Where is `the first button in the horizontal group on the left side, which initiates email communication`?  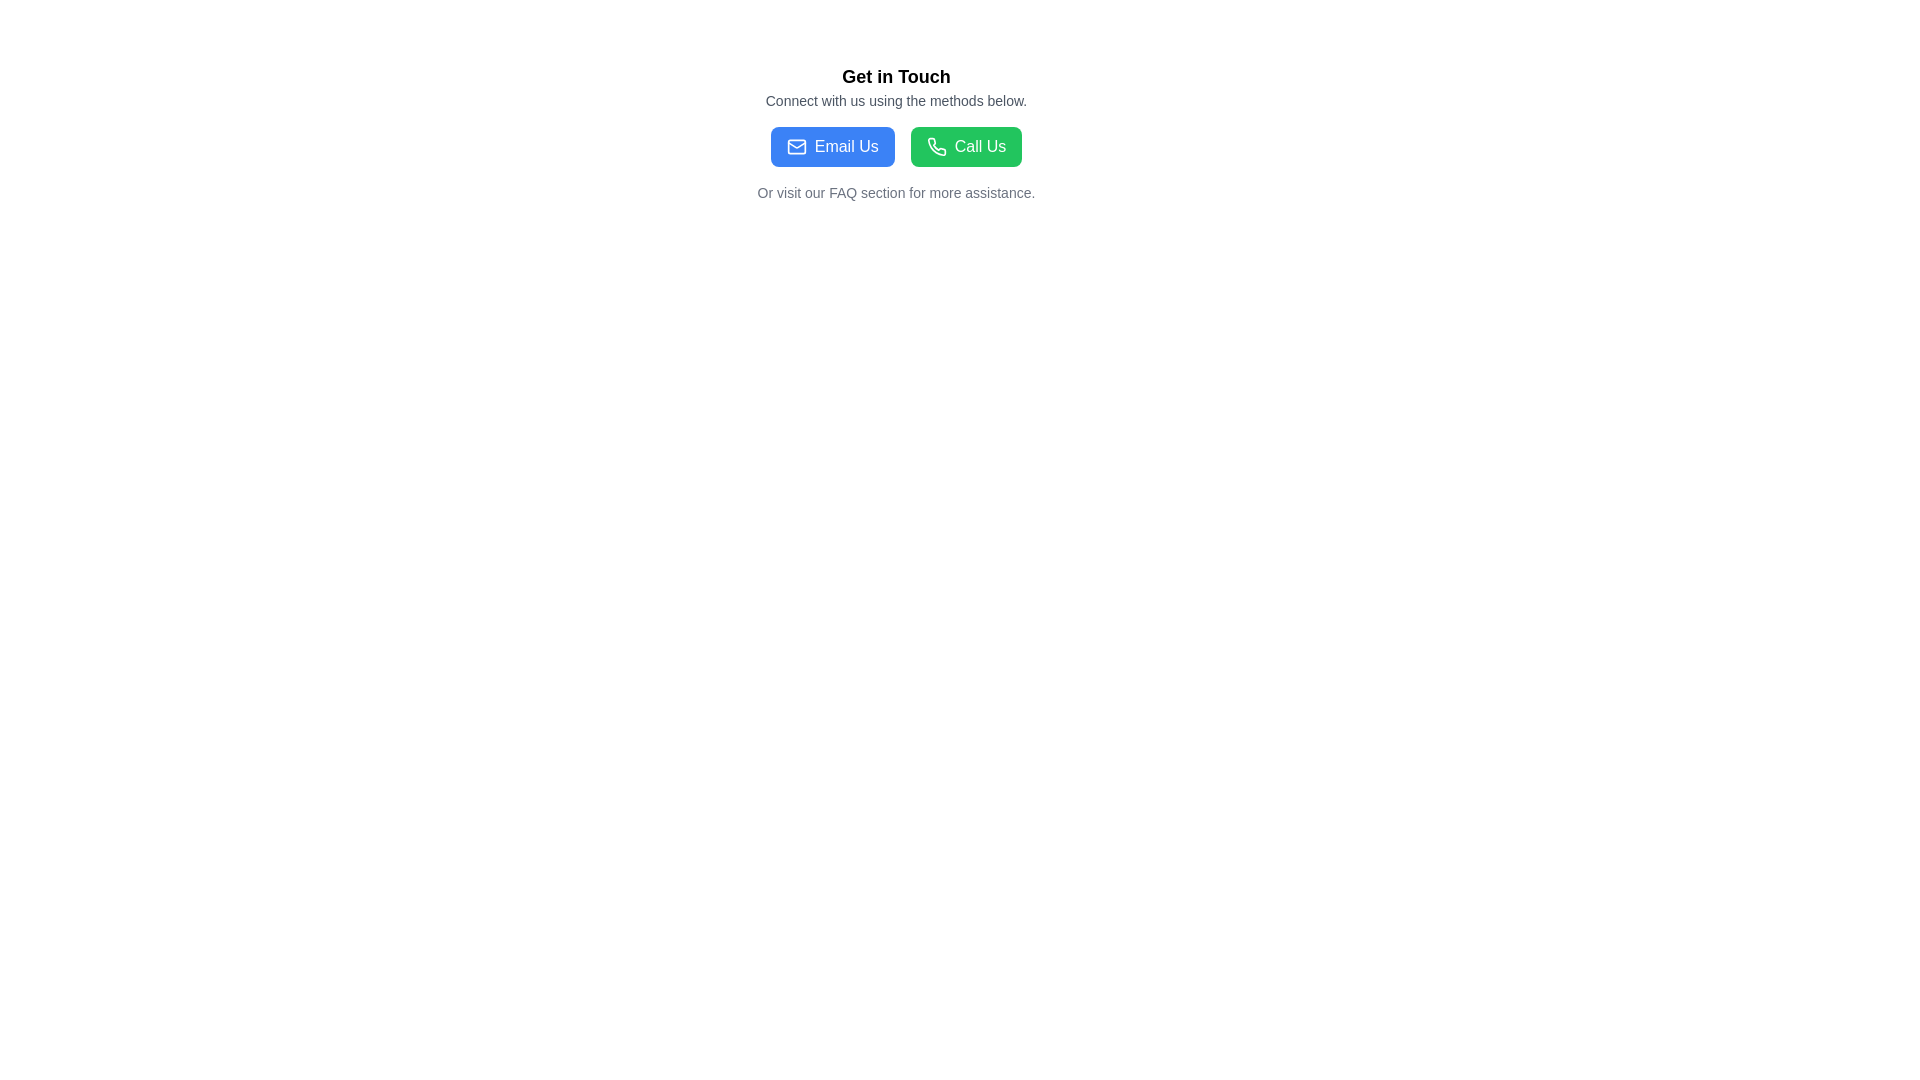
the first button in the horizontal group on the left side, which initiates email communication is located at coordinates (832, 145).